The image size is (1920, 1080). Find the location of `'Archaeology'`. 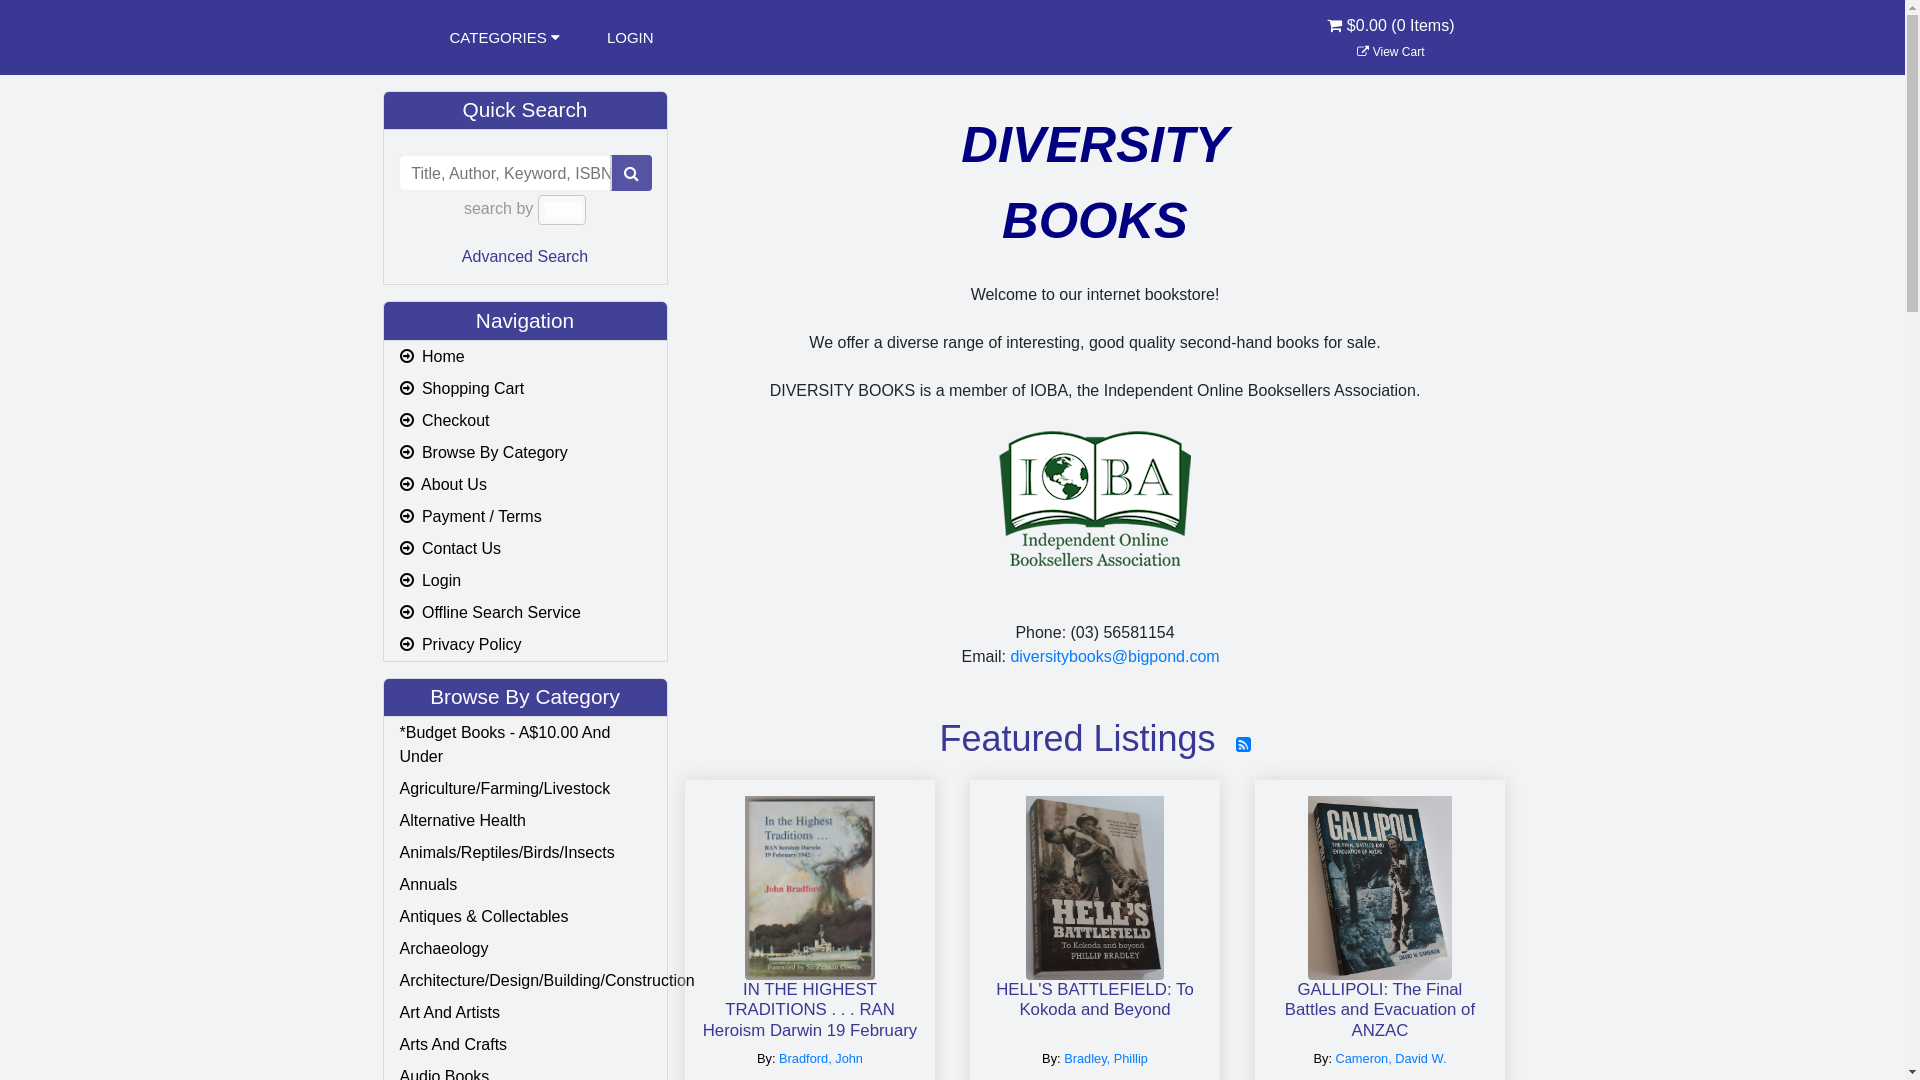

'Archaeology' is located at coordinates (525, 947).